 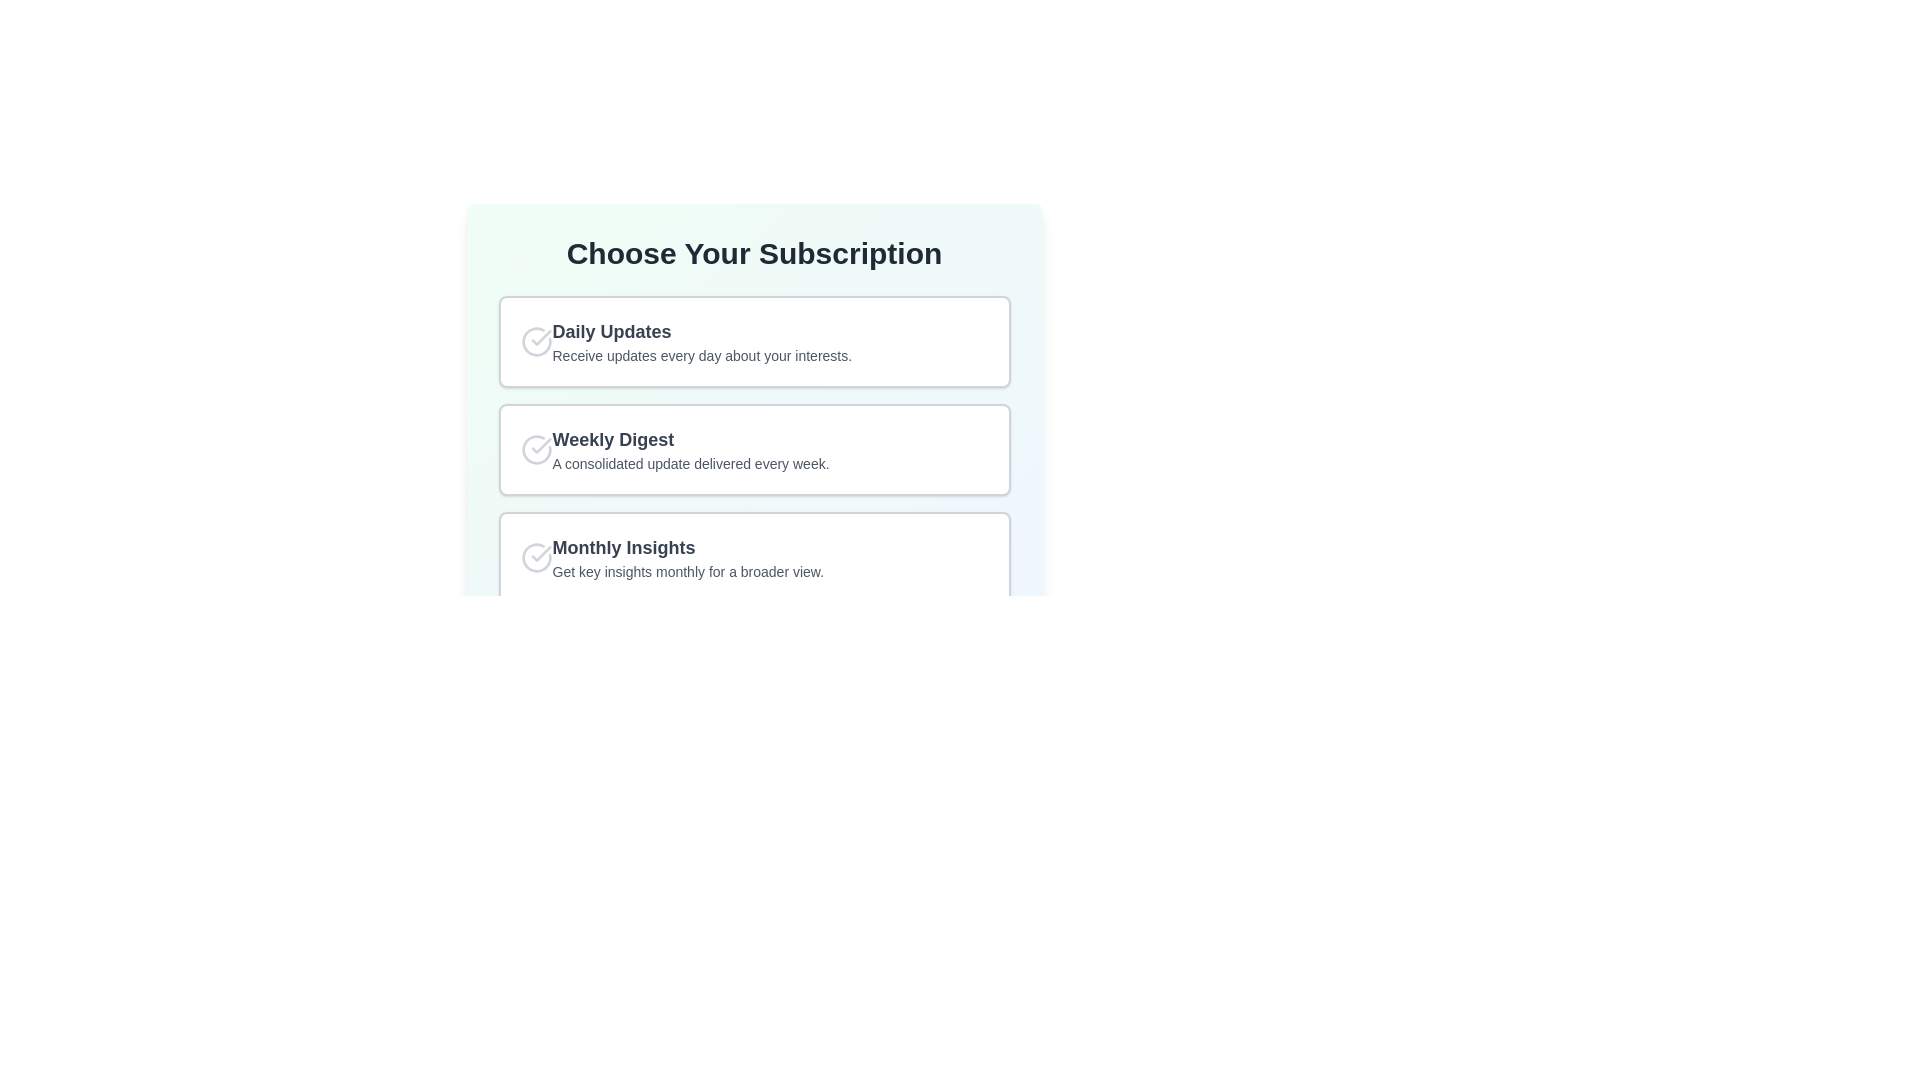 I want to click on the text label displaying 'Monthly Insights', which is bold and larger in size, styled in dark gray against a light background, located in the third section of subscription options, so click(x=688, y=547).